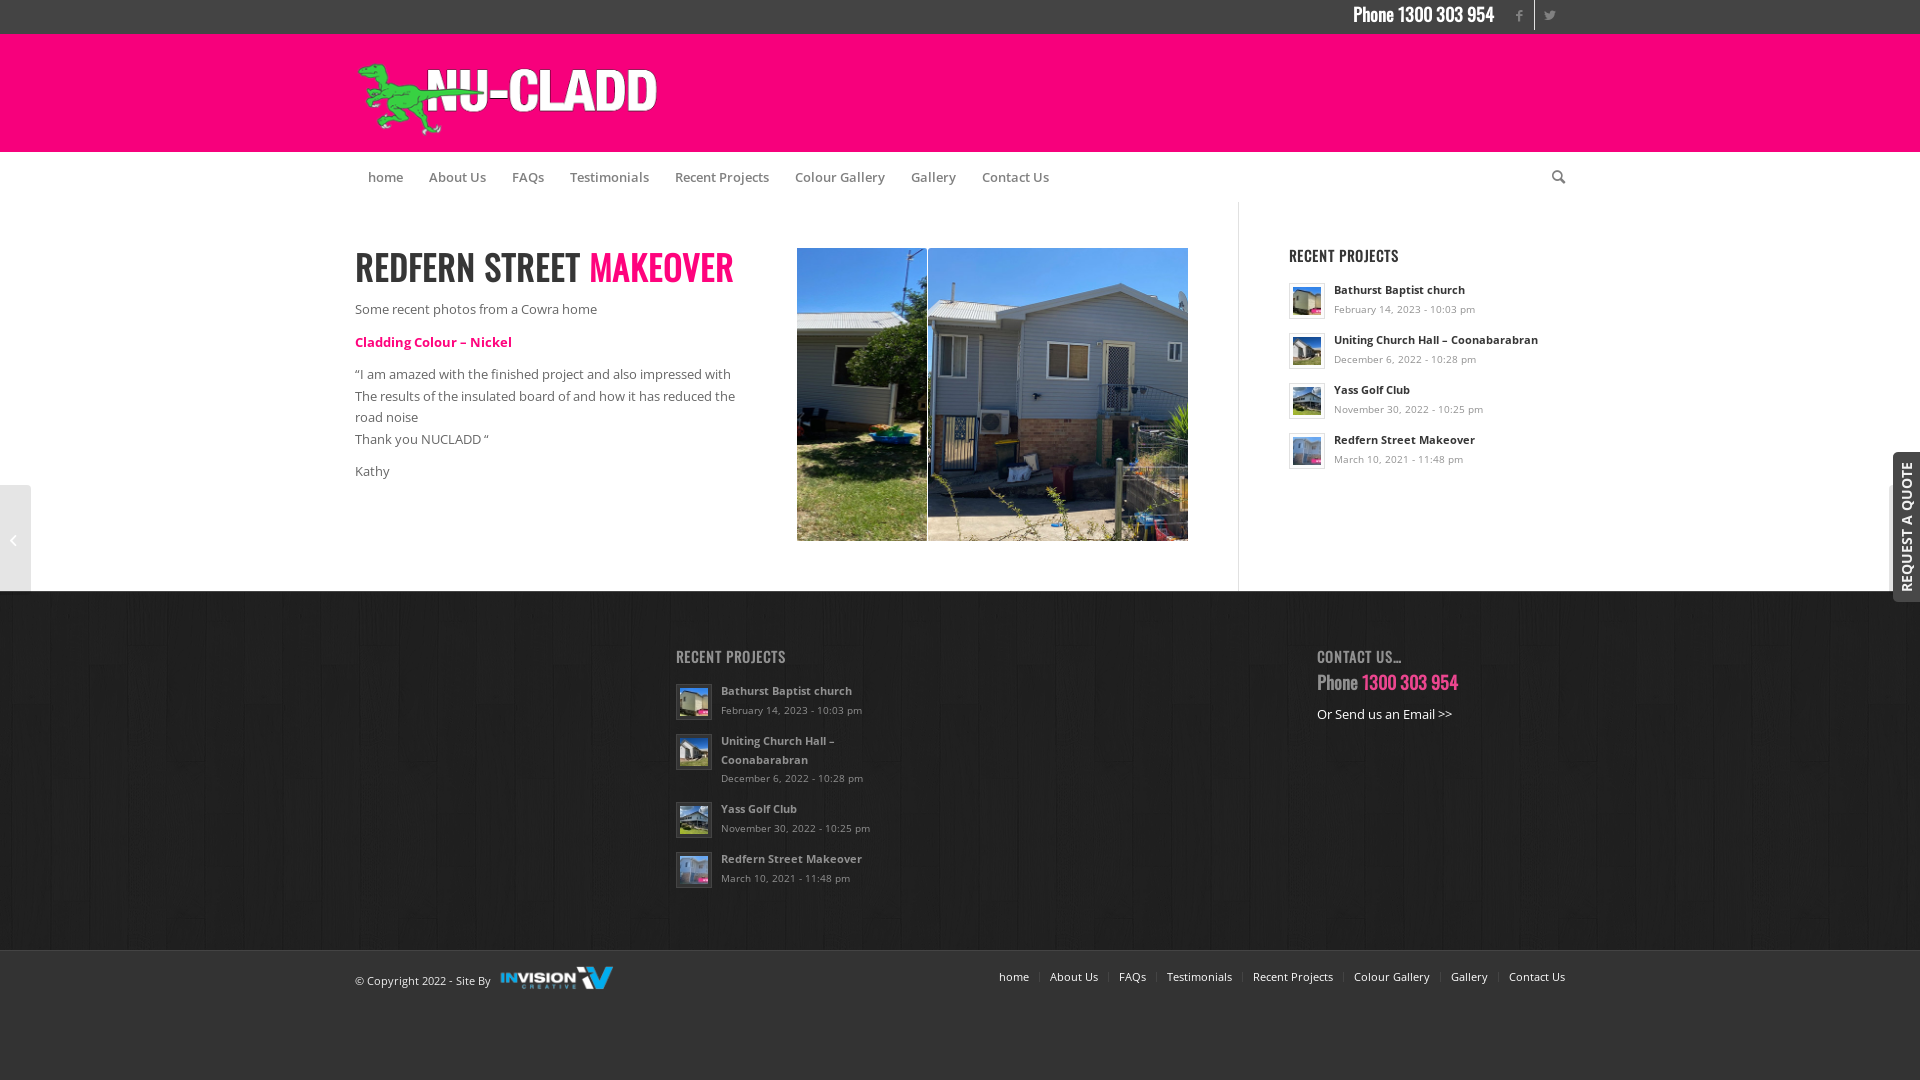  Describe the element at coordinates (1049, 975) in the screenshot. I see `'About Us'` at that location.